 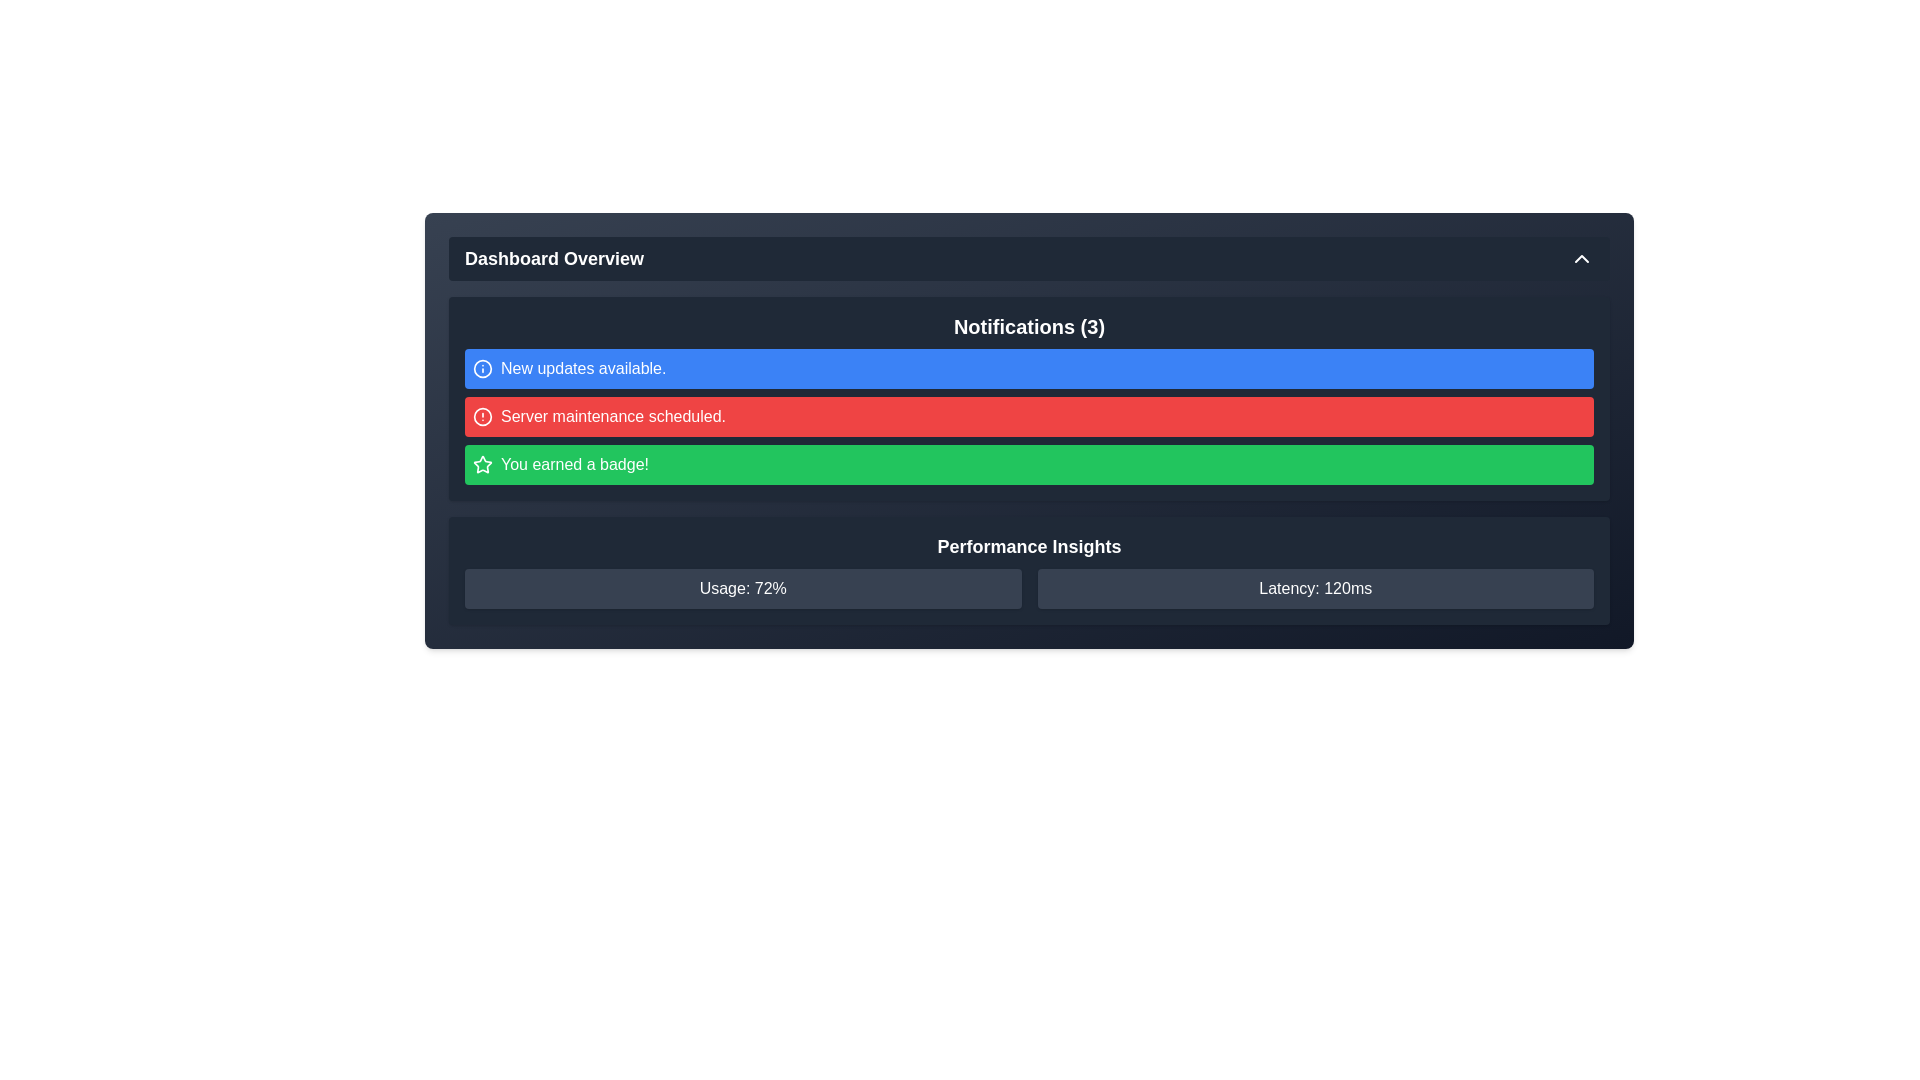 I want to click on message displayed in the red notification bar that states 'Server maintenance scheduled.', so click(x=1029, y=415).